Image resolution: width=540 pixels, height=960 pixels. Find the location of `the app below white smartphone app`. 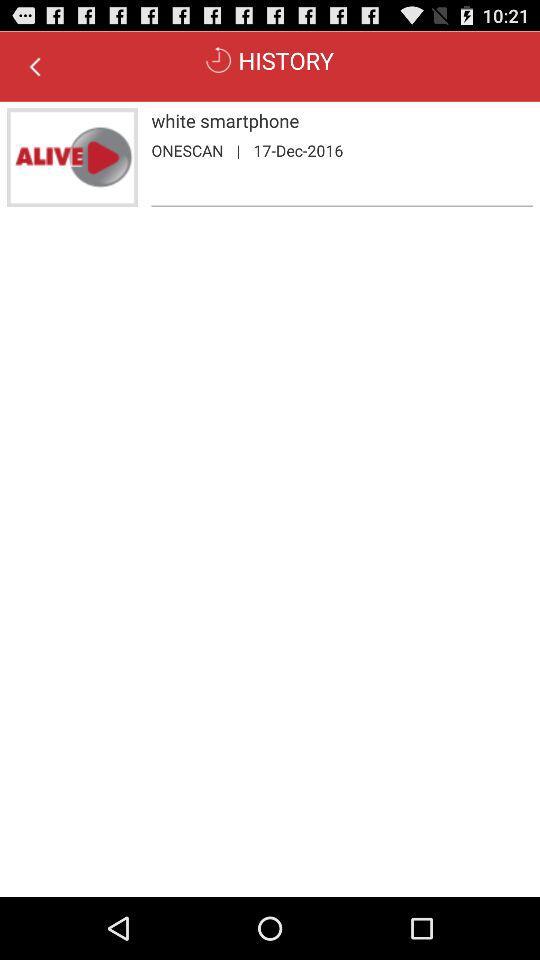

the app below white smartphone app is located at coordinates (238, 149).